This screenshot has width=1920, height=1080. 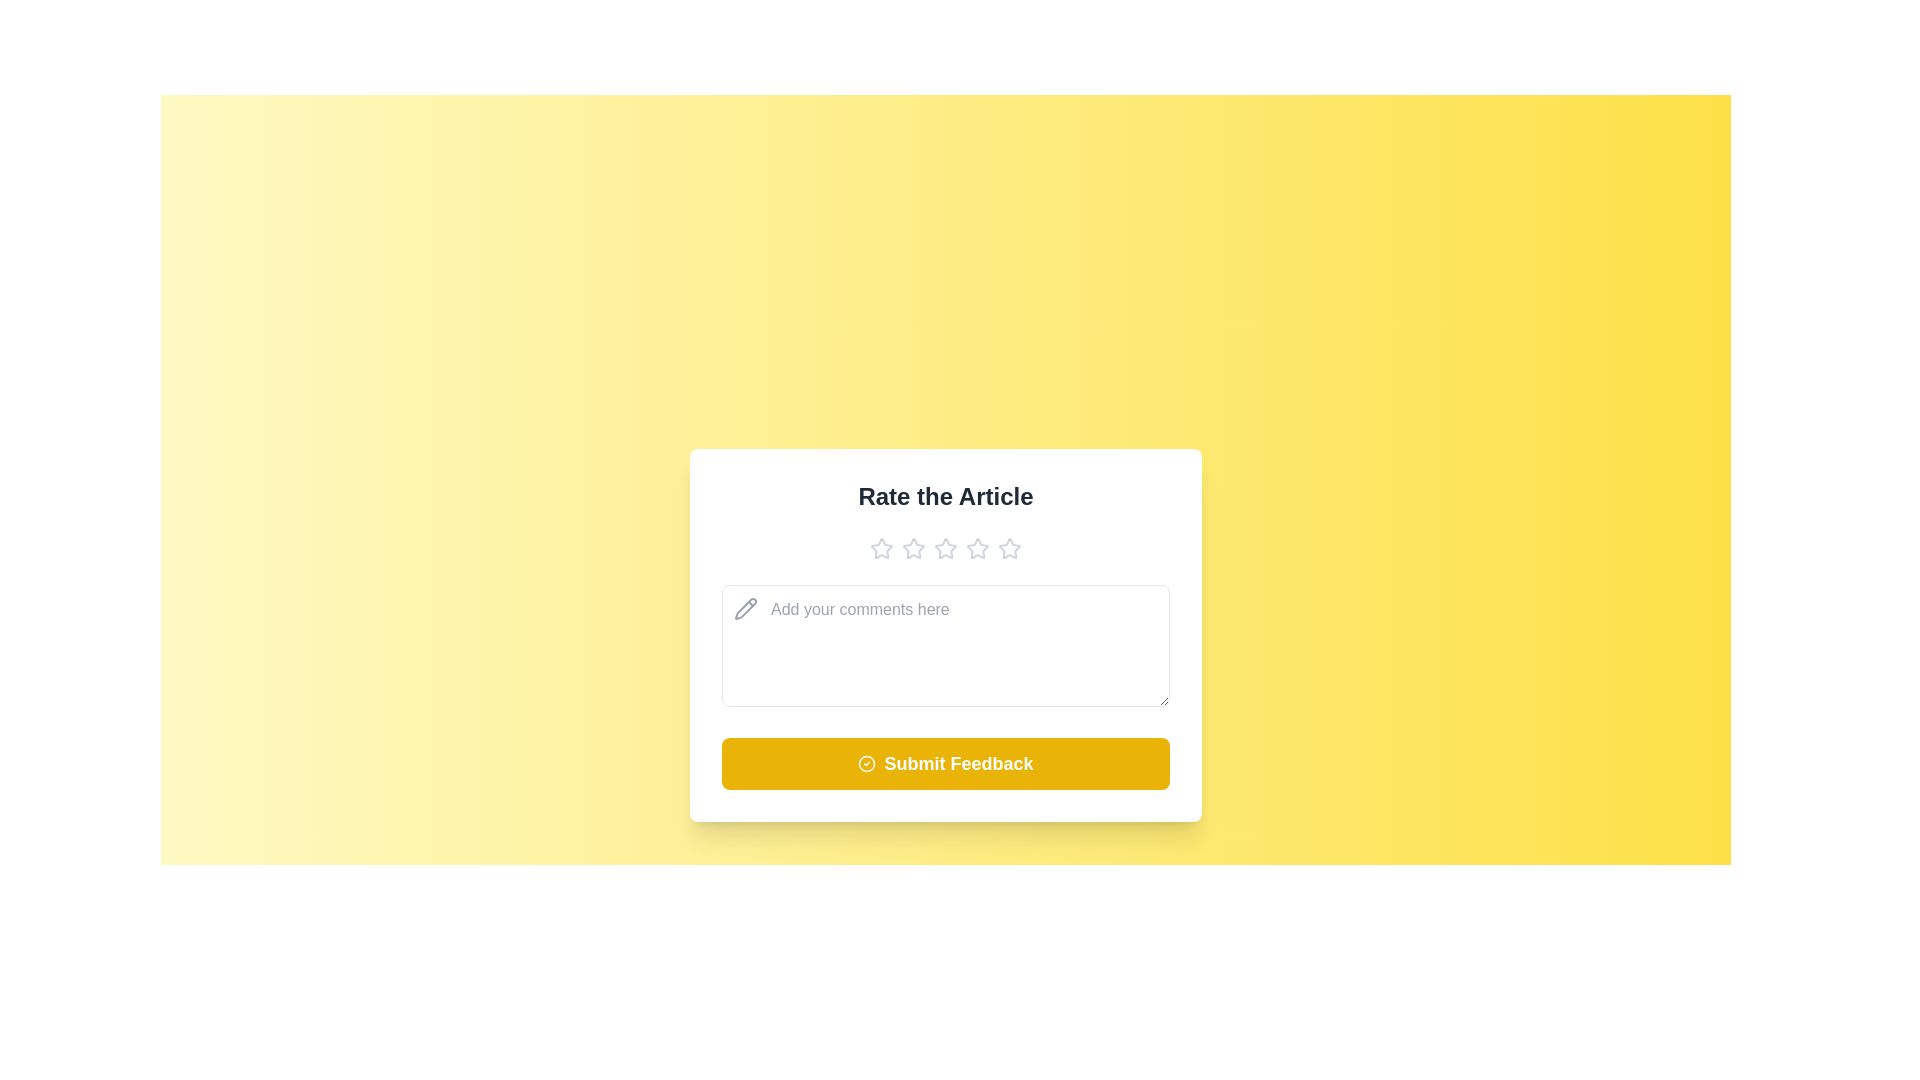 What do you see at coordinates (1009, 547) in the screenshot?
I see `the fifth star icon used for ratings, which is centrally located below the heading 'Rate the Article' and above the comment input area` at bounding box center [1009, 547].